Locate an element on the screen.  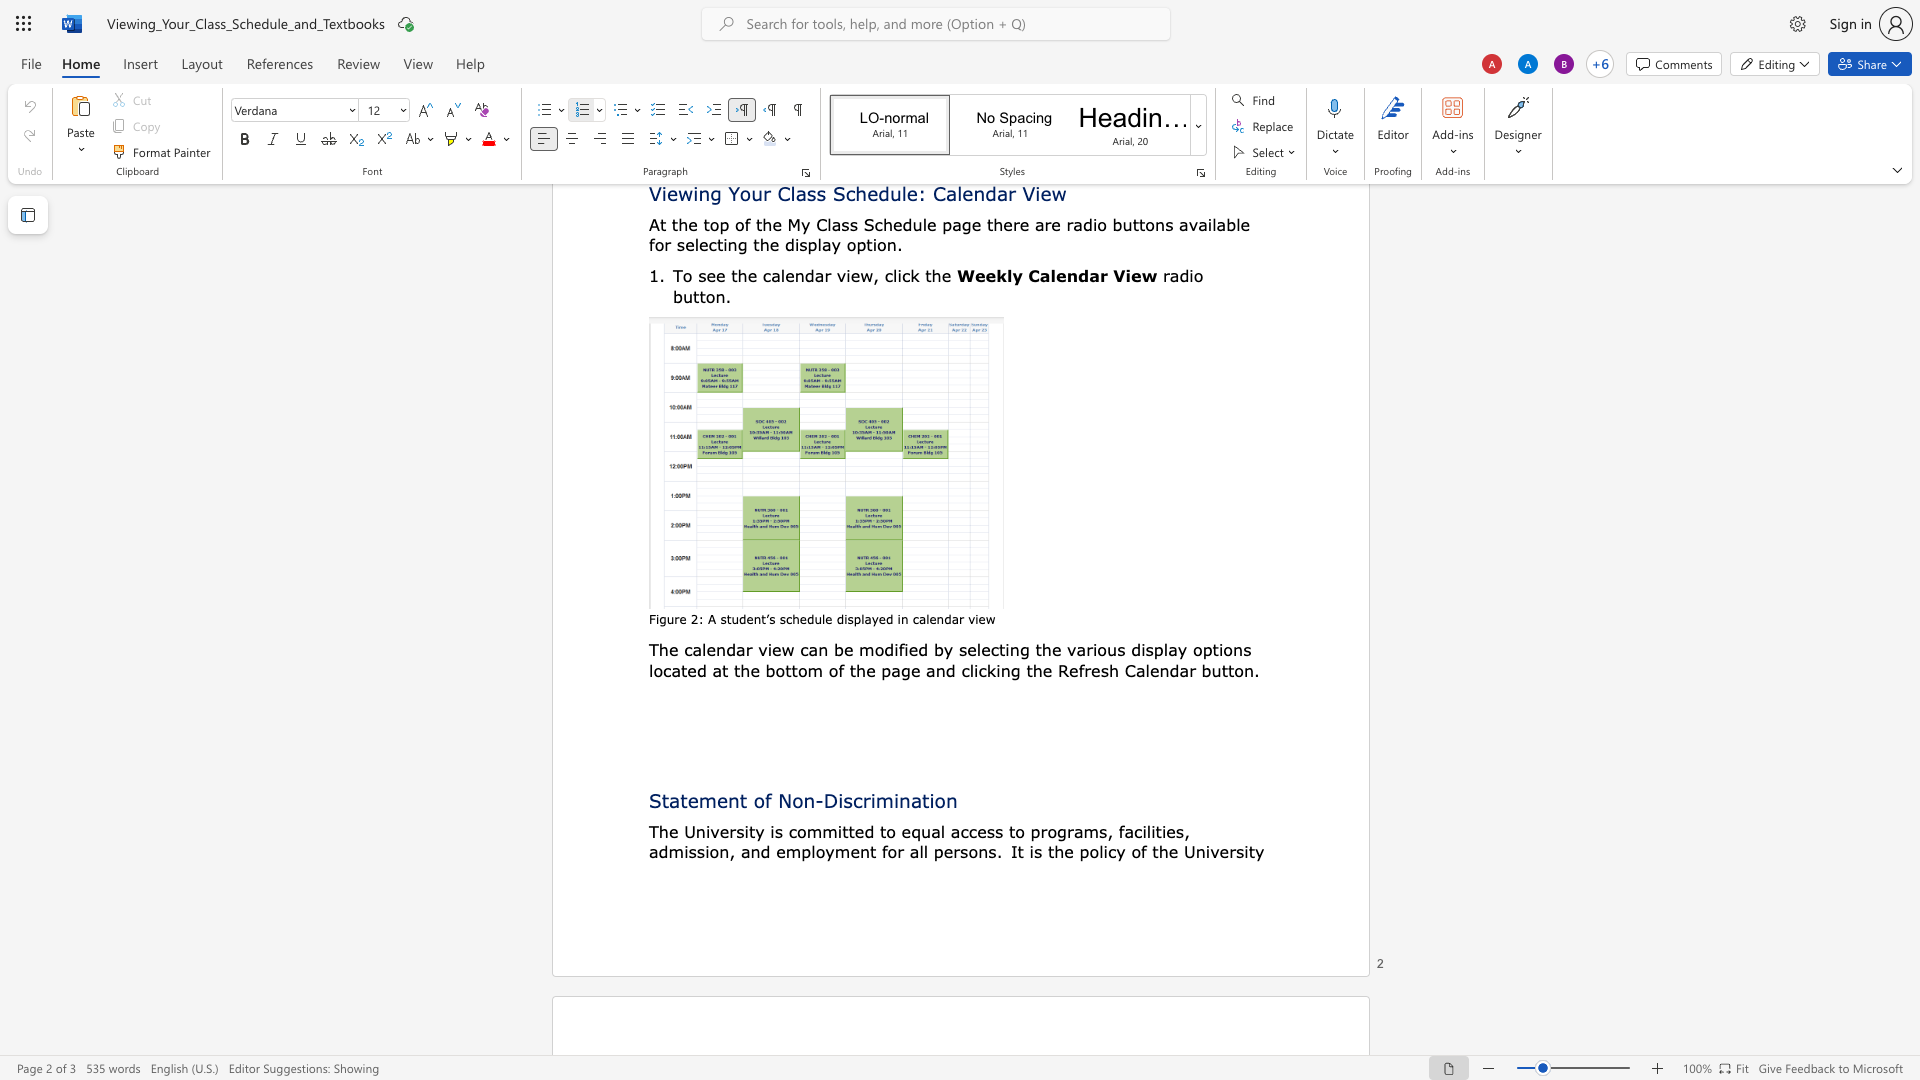
the space between the continuous character "o" and "p" in the text is located at coordinates (1201, 649).